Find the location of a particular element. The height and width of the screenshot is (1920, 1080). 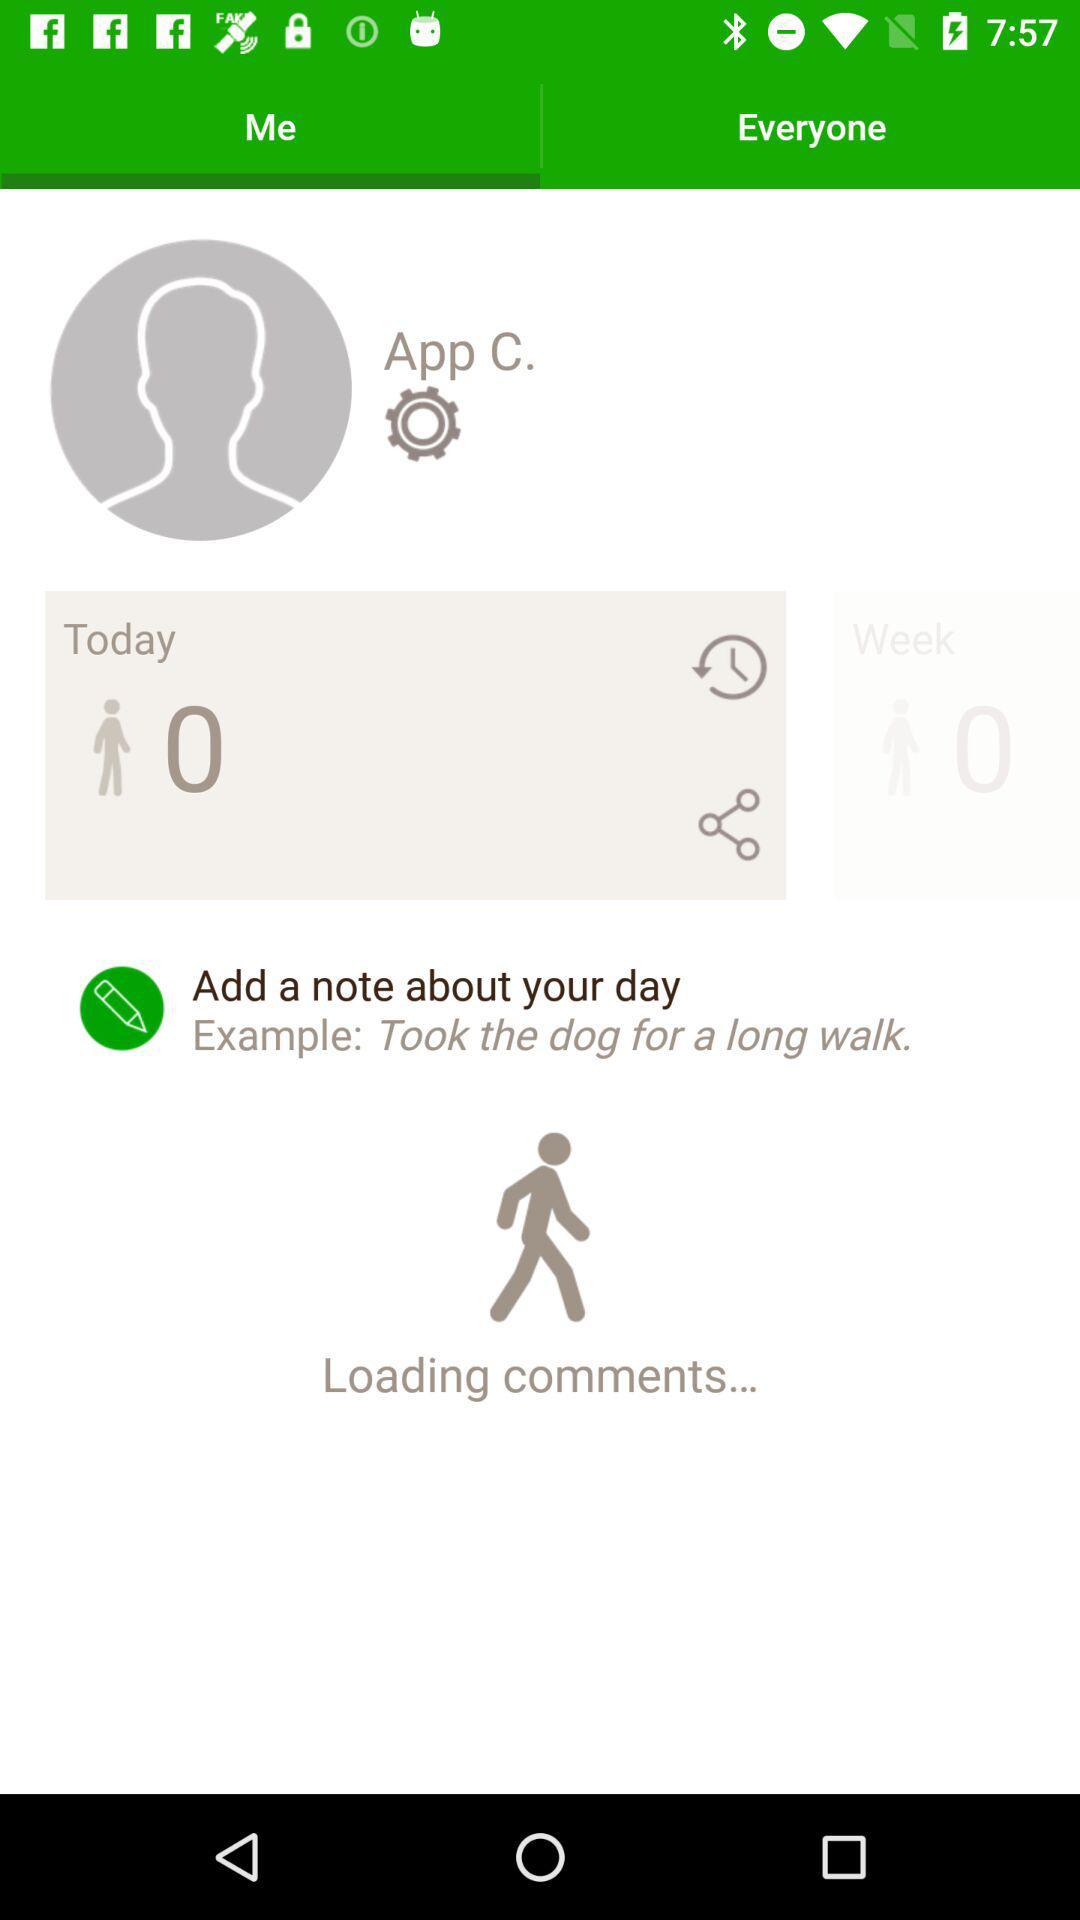

icon below everyone icon is located at coordinates (903, 636).